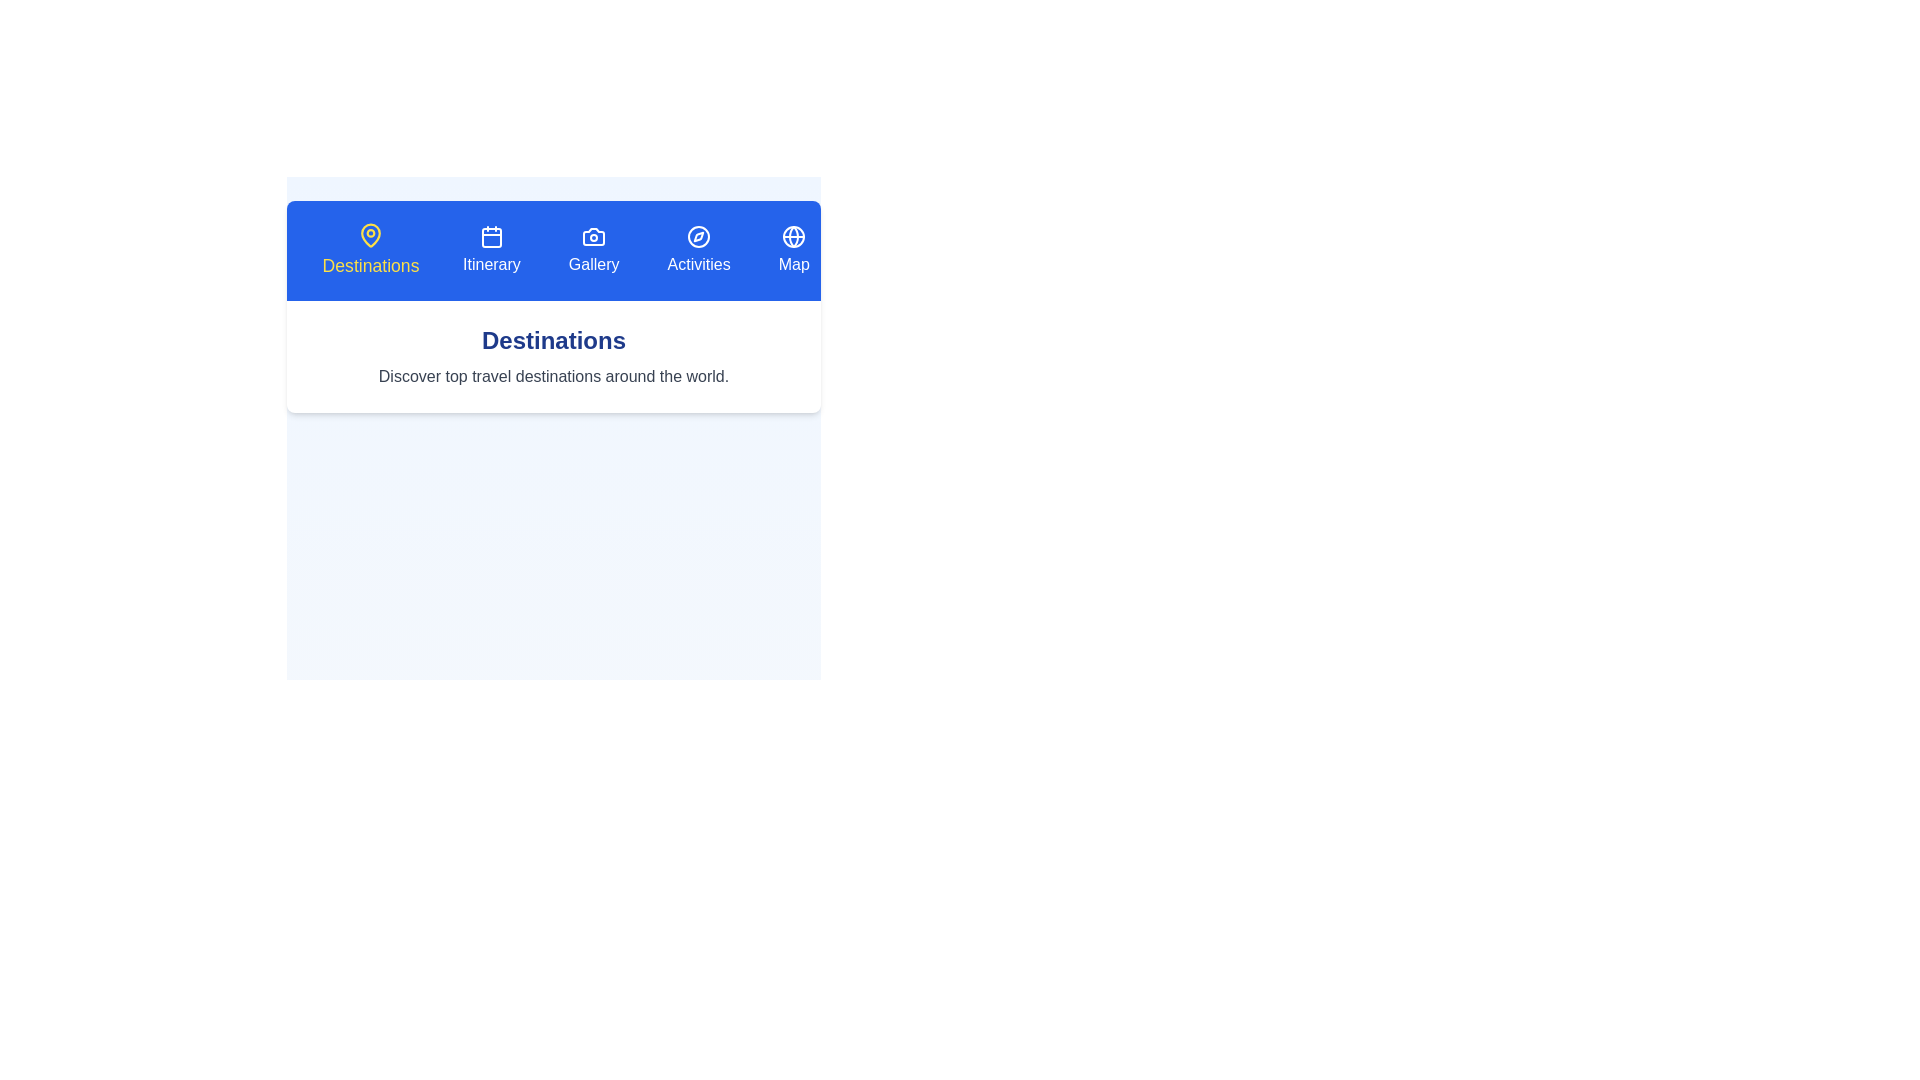 Image resolution: width=1920 pixels, height=1080 pixels. I want to click on the calendar icon button labeled 'Itinerary', so click(491, 249).